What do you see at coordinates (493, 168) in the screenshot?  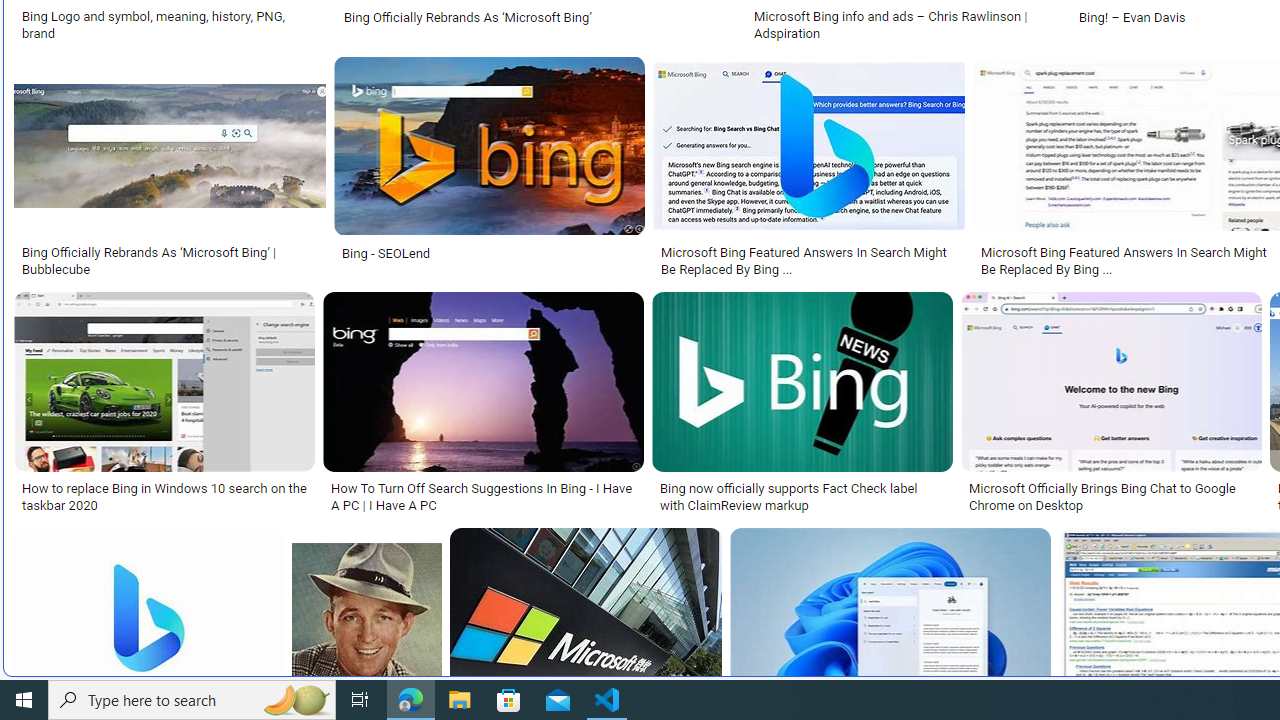 I see `'Bing - SEOLendSave'` at bounding box center [493, 168].